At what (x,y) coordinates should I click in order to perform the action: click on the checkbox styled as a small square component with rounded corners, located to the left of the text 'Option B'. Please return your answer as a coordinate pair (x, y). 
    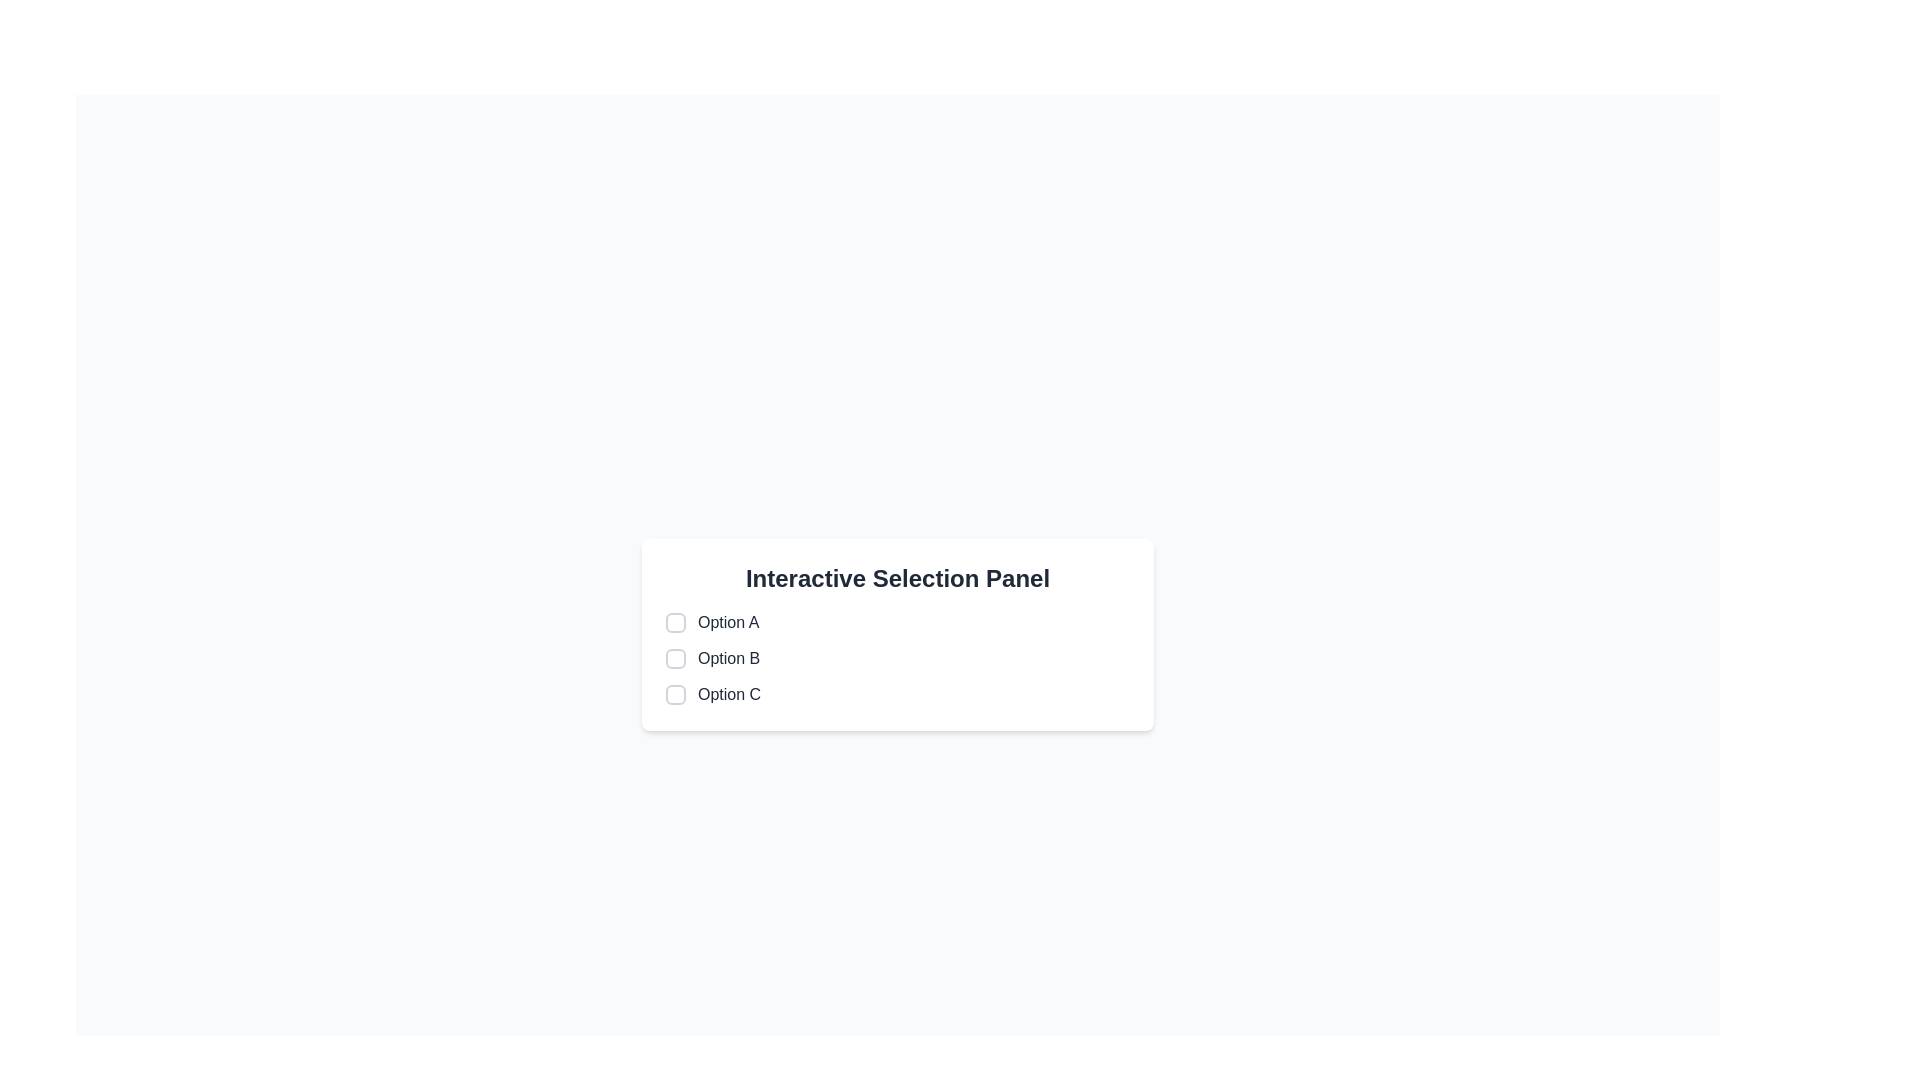
    Looking at the image, I should click on (676, 659).